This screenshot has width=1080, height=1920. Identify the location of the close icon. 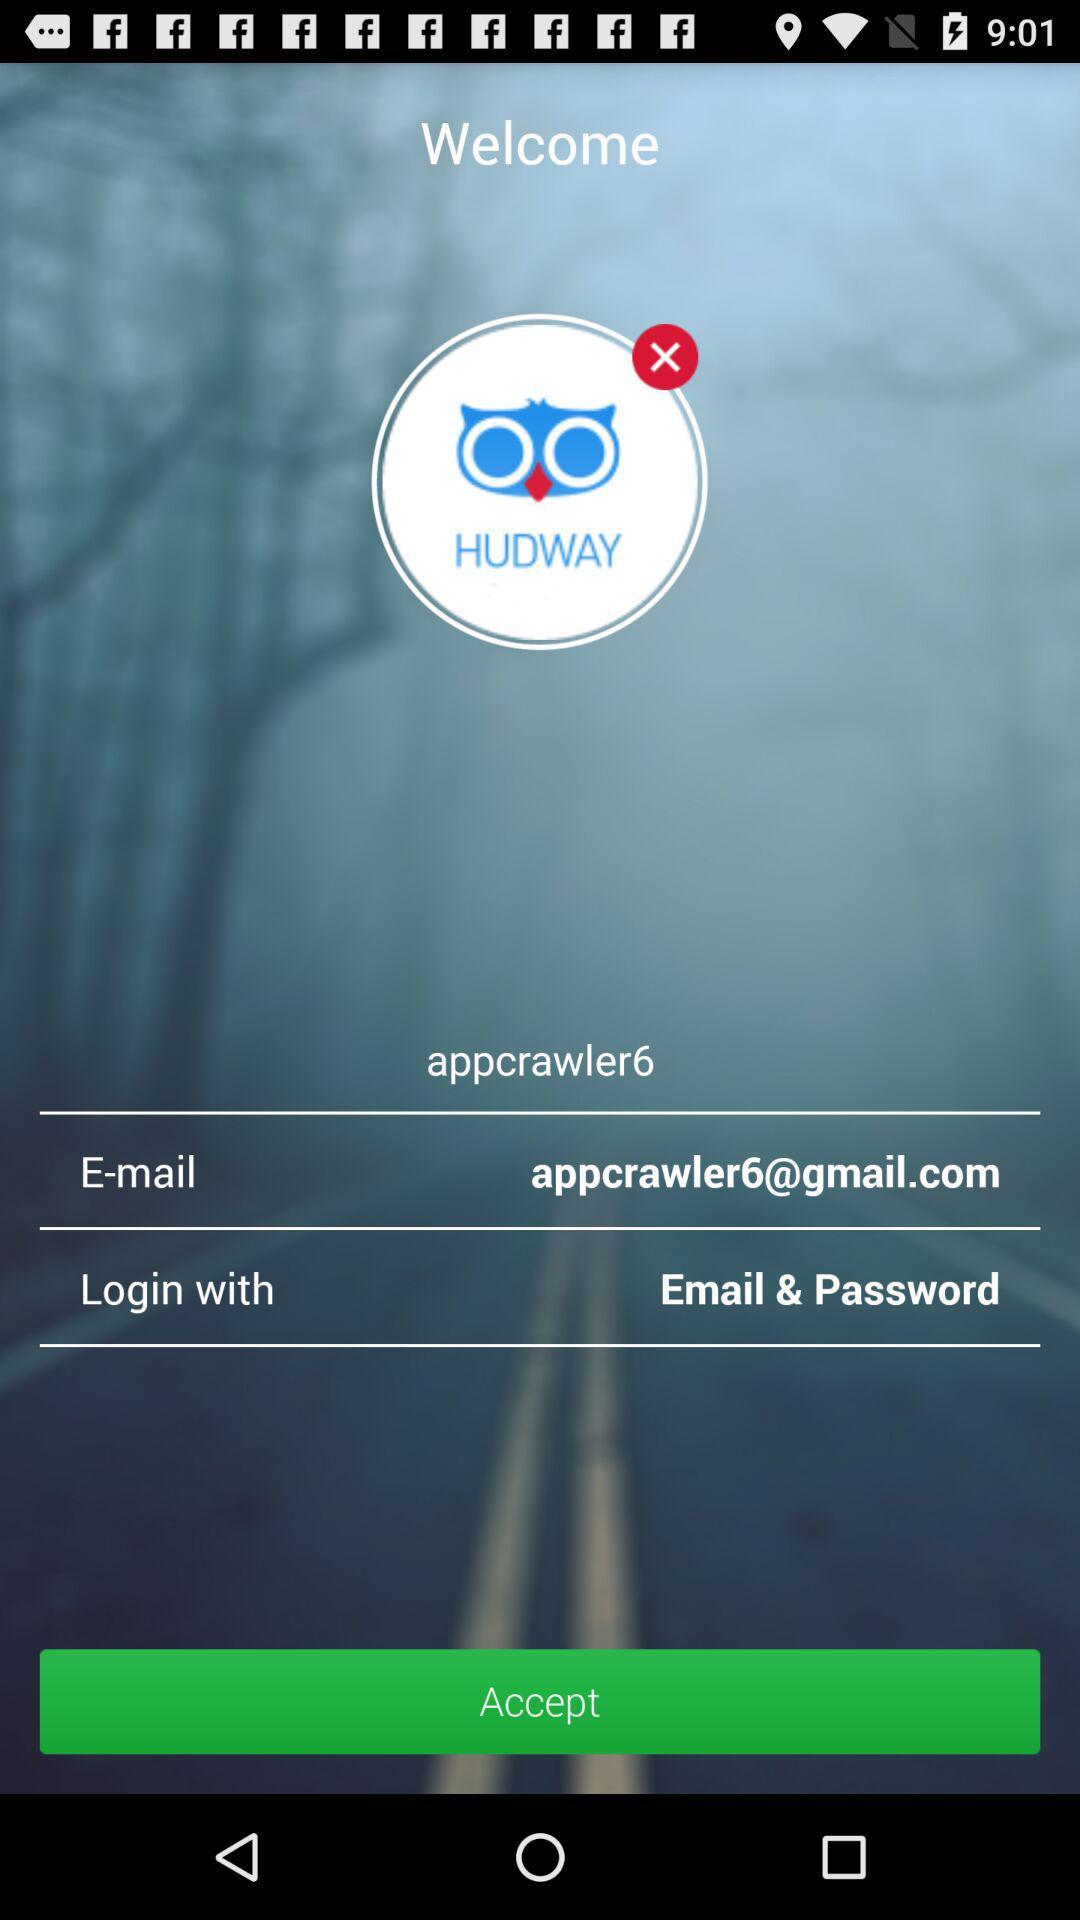
(665, 382).